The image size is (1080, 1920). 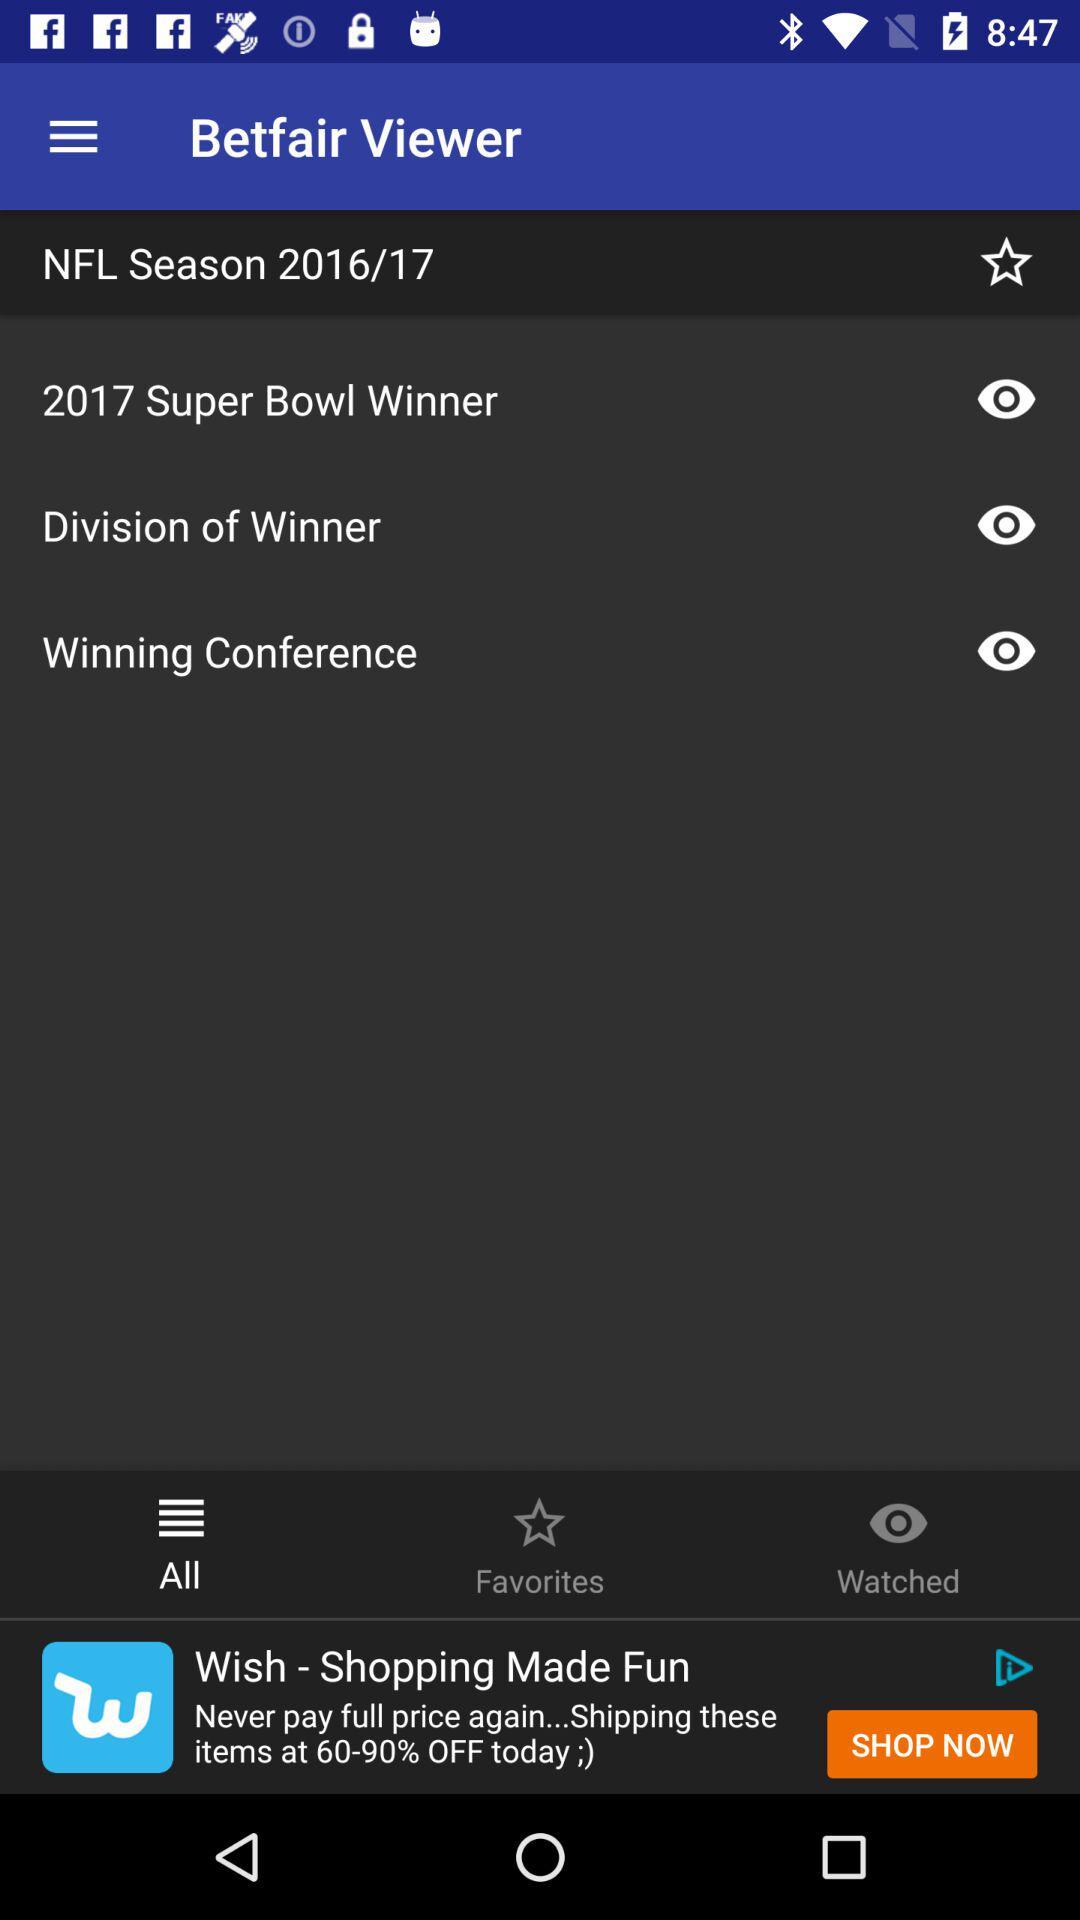 What do you see at coordinates (1006, 524) in the screenshot?
I see `show photos` at bounding box center [1006, 524].